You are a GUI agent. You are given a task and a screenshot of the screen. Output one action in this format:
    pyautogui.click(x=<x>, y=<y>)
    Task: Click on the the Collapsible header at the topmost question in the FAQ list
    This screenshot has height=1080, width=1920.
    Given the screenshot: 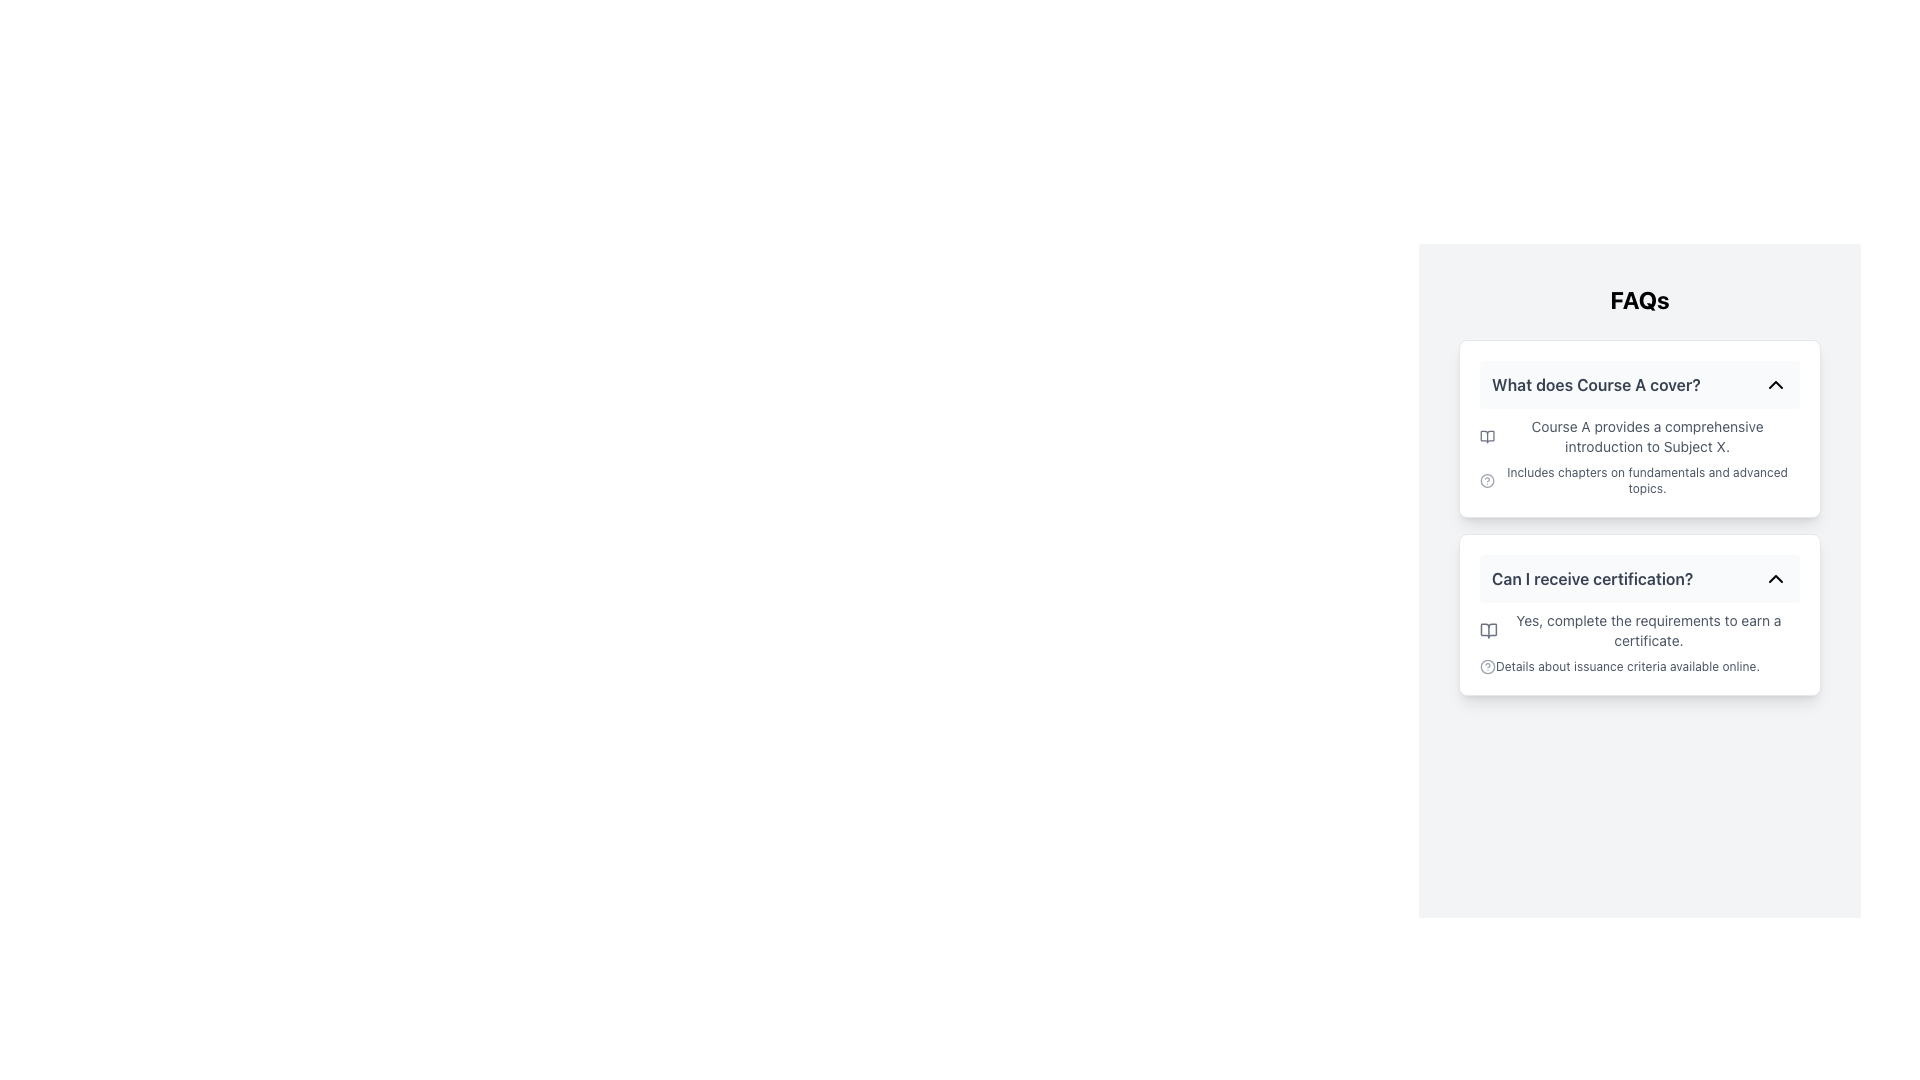 What is the action you would take?
    pyautogui.click(x=1640, y=385)
    